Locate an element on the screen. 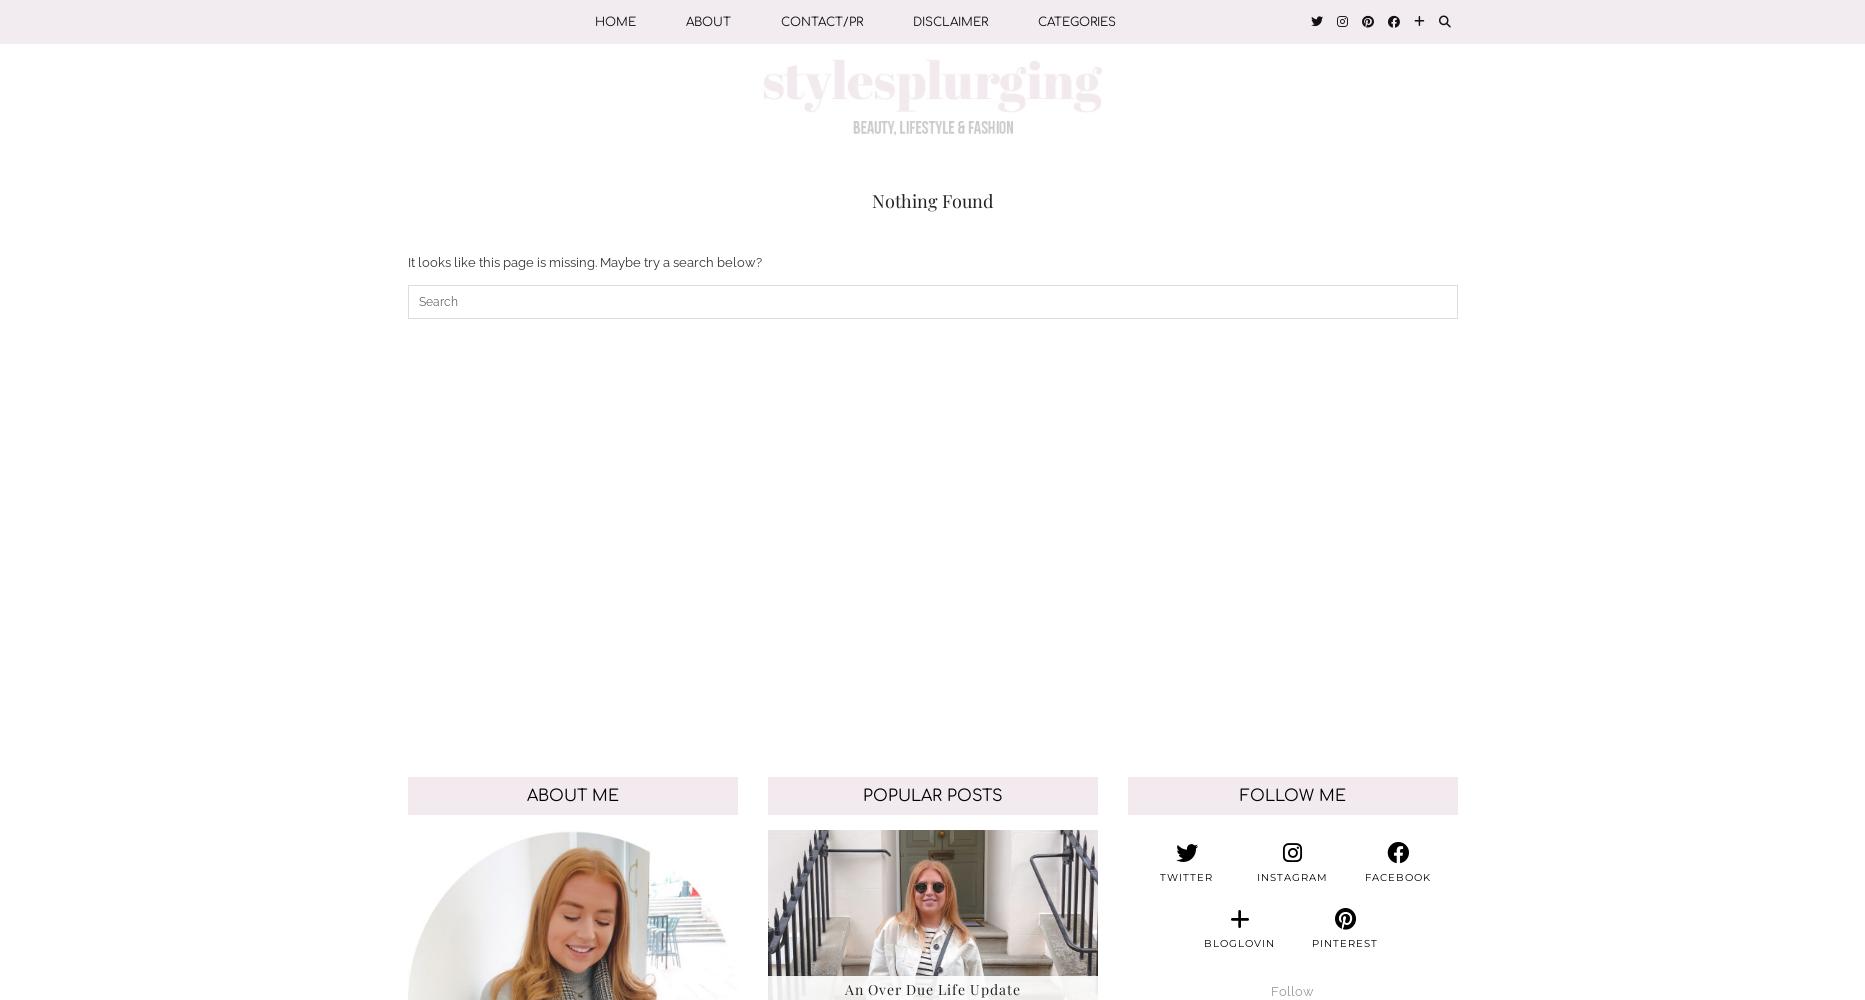  'ABOUT' is located at coordinates (708, 22).